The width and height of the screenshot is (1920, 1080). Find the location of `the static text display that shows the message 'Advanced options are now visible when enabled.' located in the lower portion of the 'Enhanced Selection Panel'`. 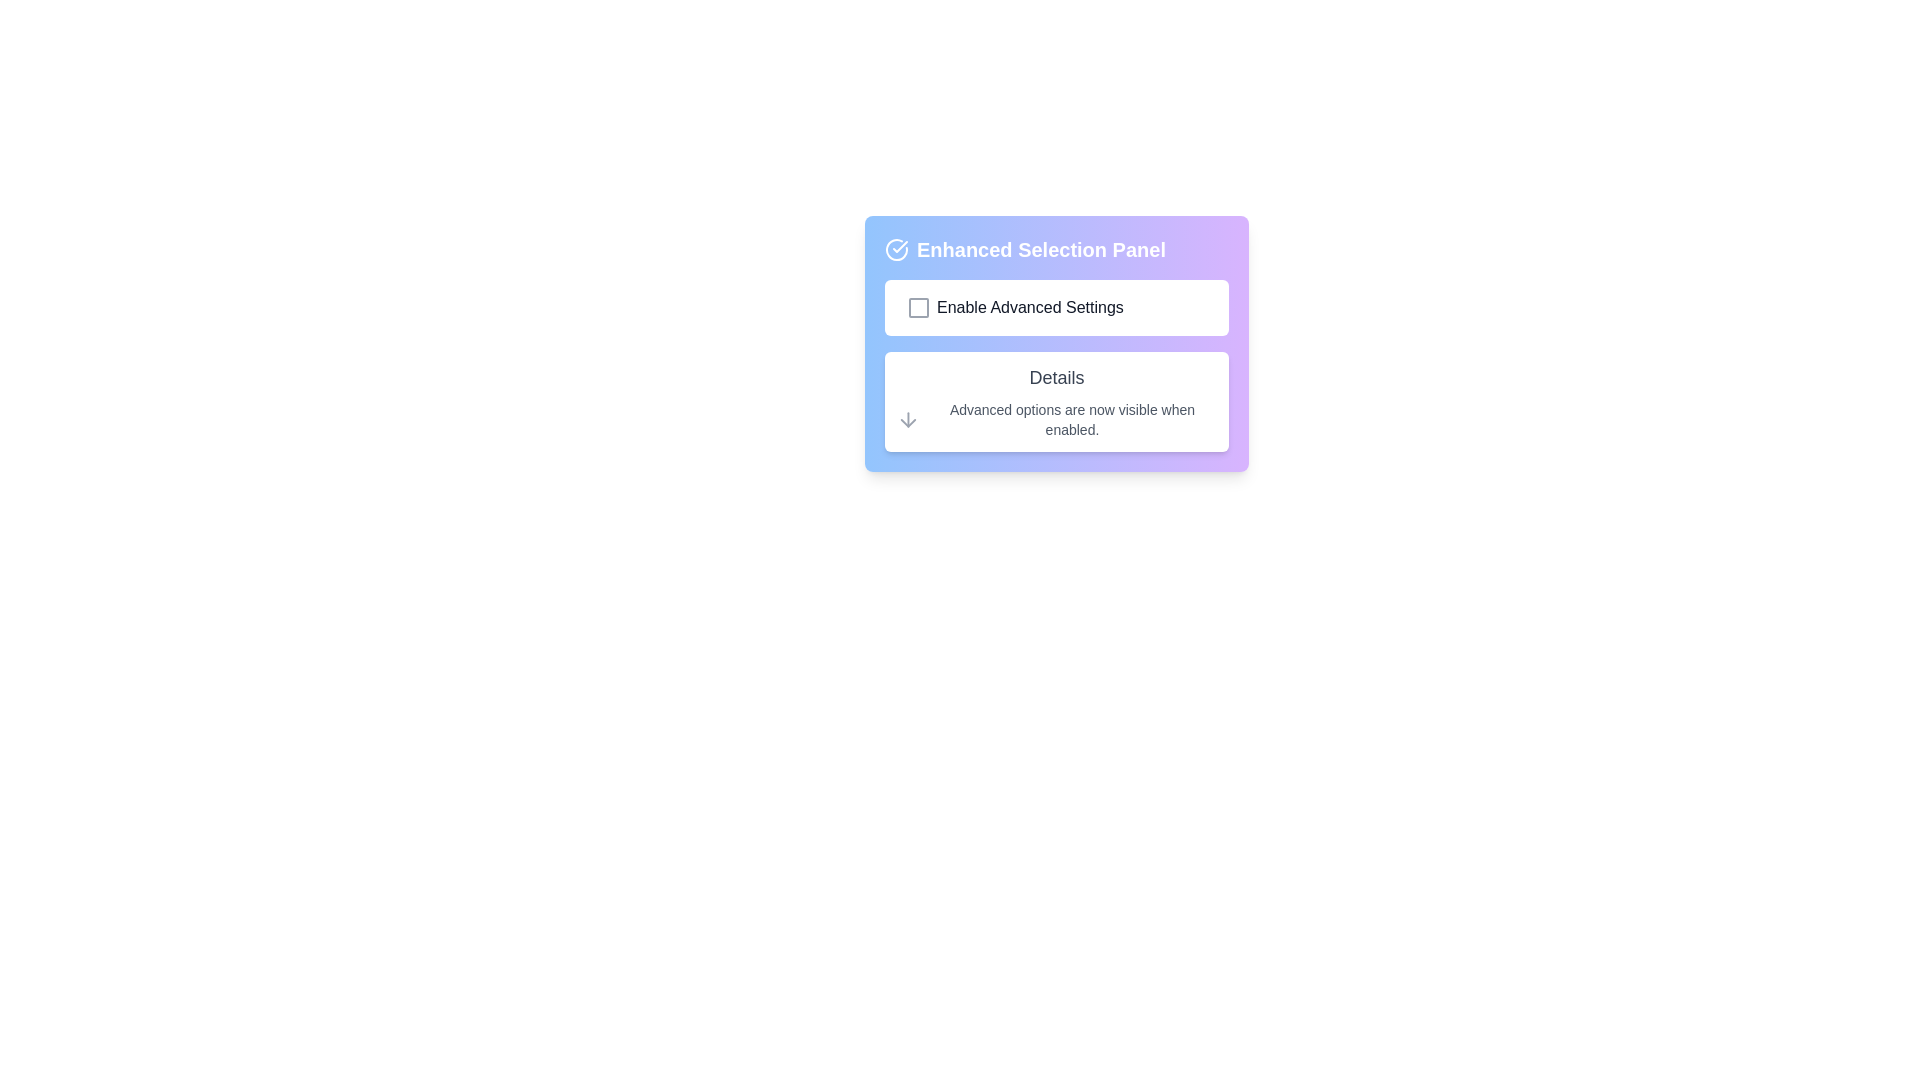

the static text display that shows the message 'Advanced options are now visible when enabled.' located in the lower portion of the 'Enhanced Selection Panel' is located at coordinates (1071, 419).